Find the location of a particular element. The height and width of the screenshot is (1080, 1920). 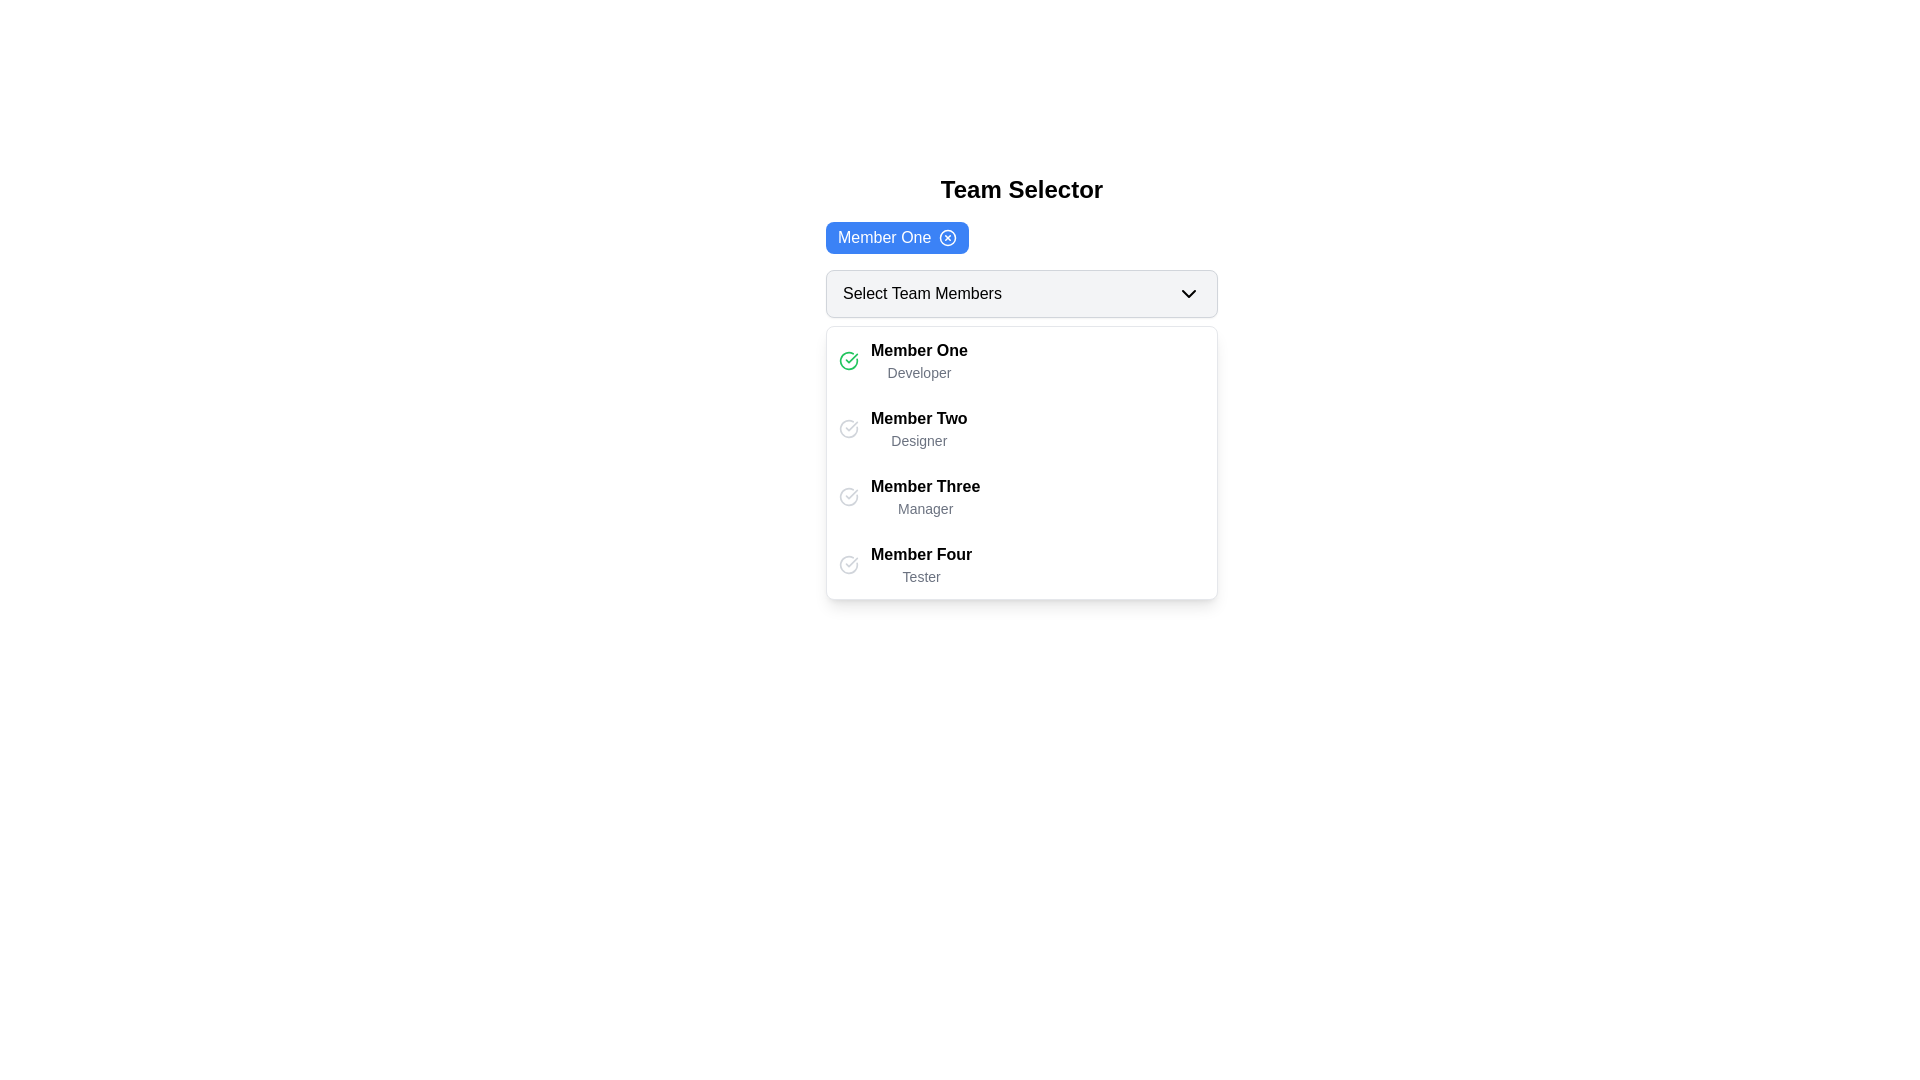

the first selectable team member in the modal, which provides details about their name and role is located at coordinates (1022, 386).